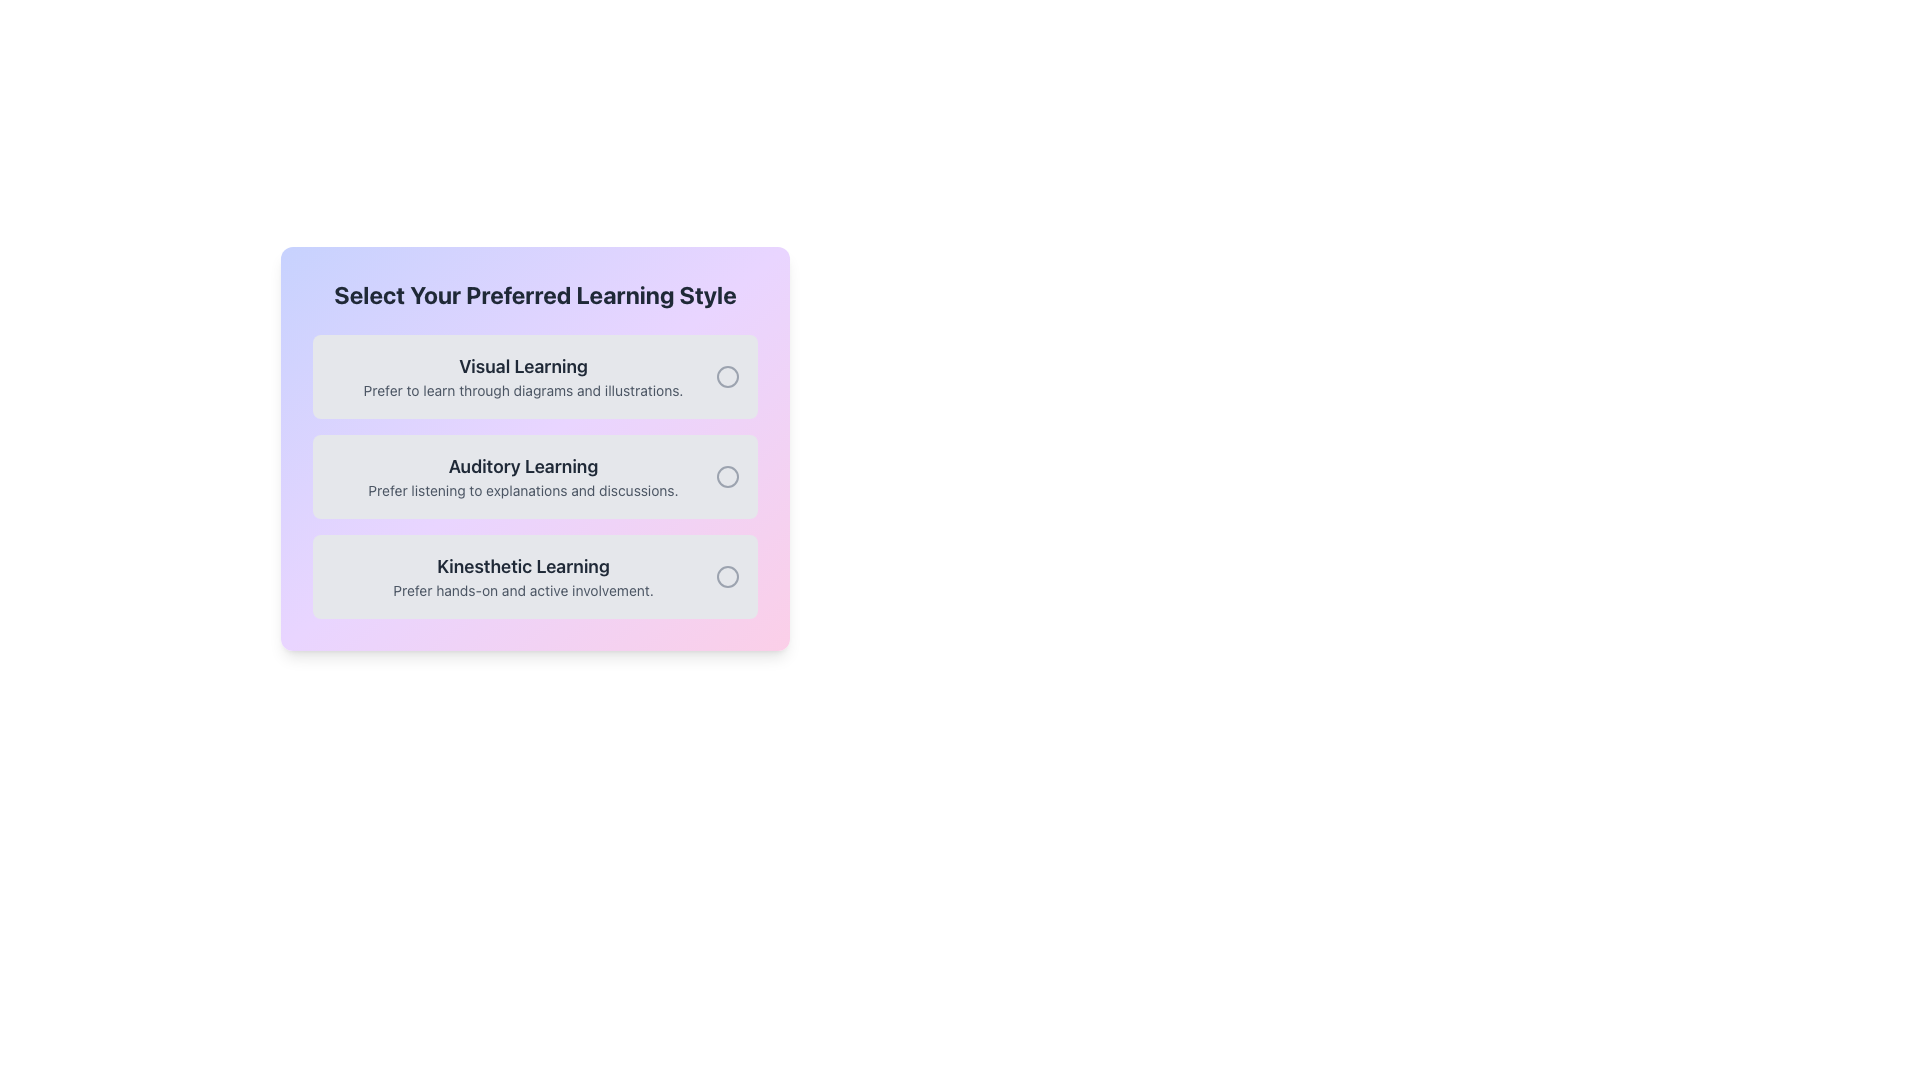 Image resolution: width=1920 pixels, height=1080 pixels. Describe the element at coordinates (535, 577) in the screenshot. I see `the interactive card with a radio button labeled 'Kinesthetic Learning' that features a header with bold text and is the third card in a vertically stacked list of learning style preferences` at that location.